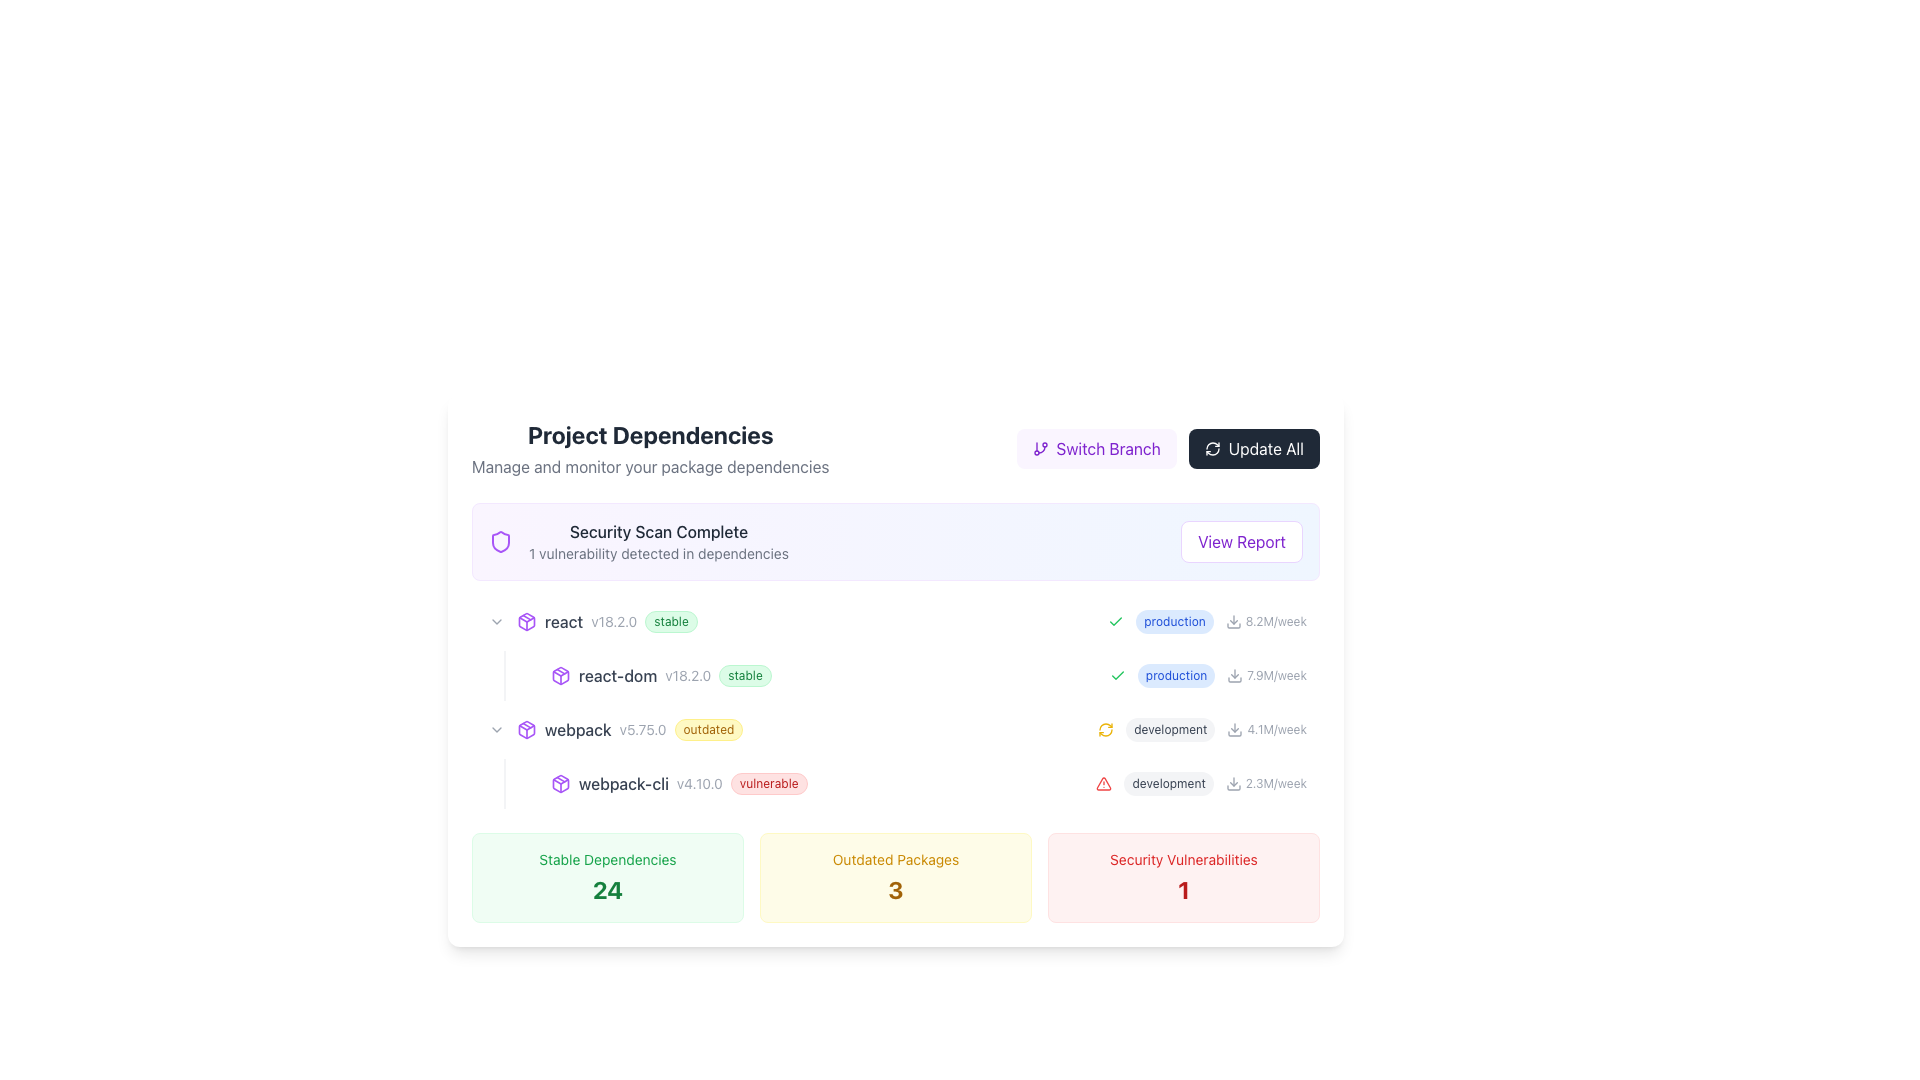  I want to click on the information displayed on the first informational card showing the number of stable dependencies in the dashboard view, so click(607, 877).